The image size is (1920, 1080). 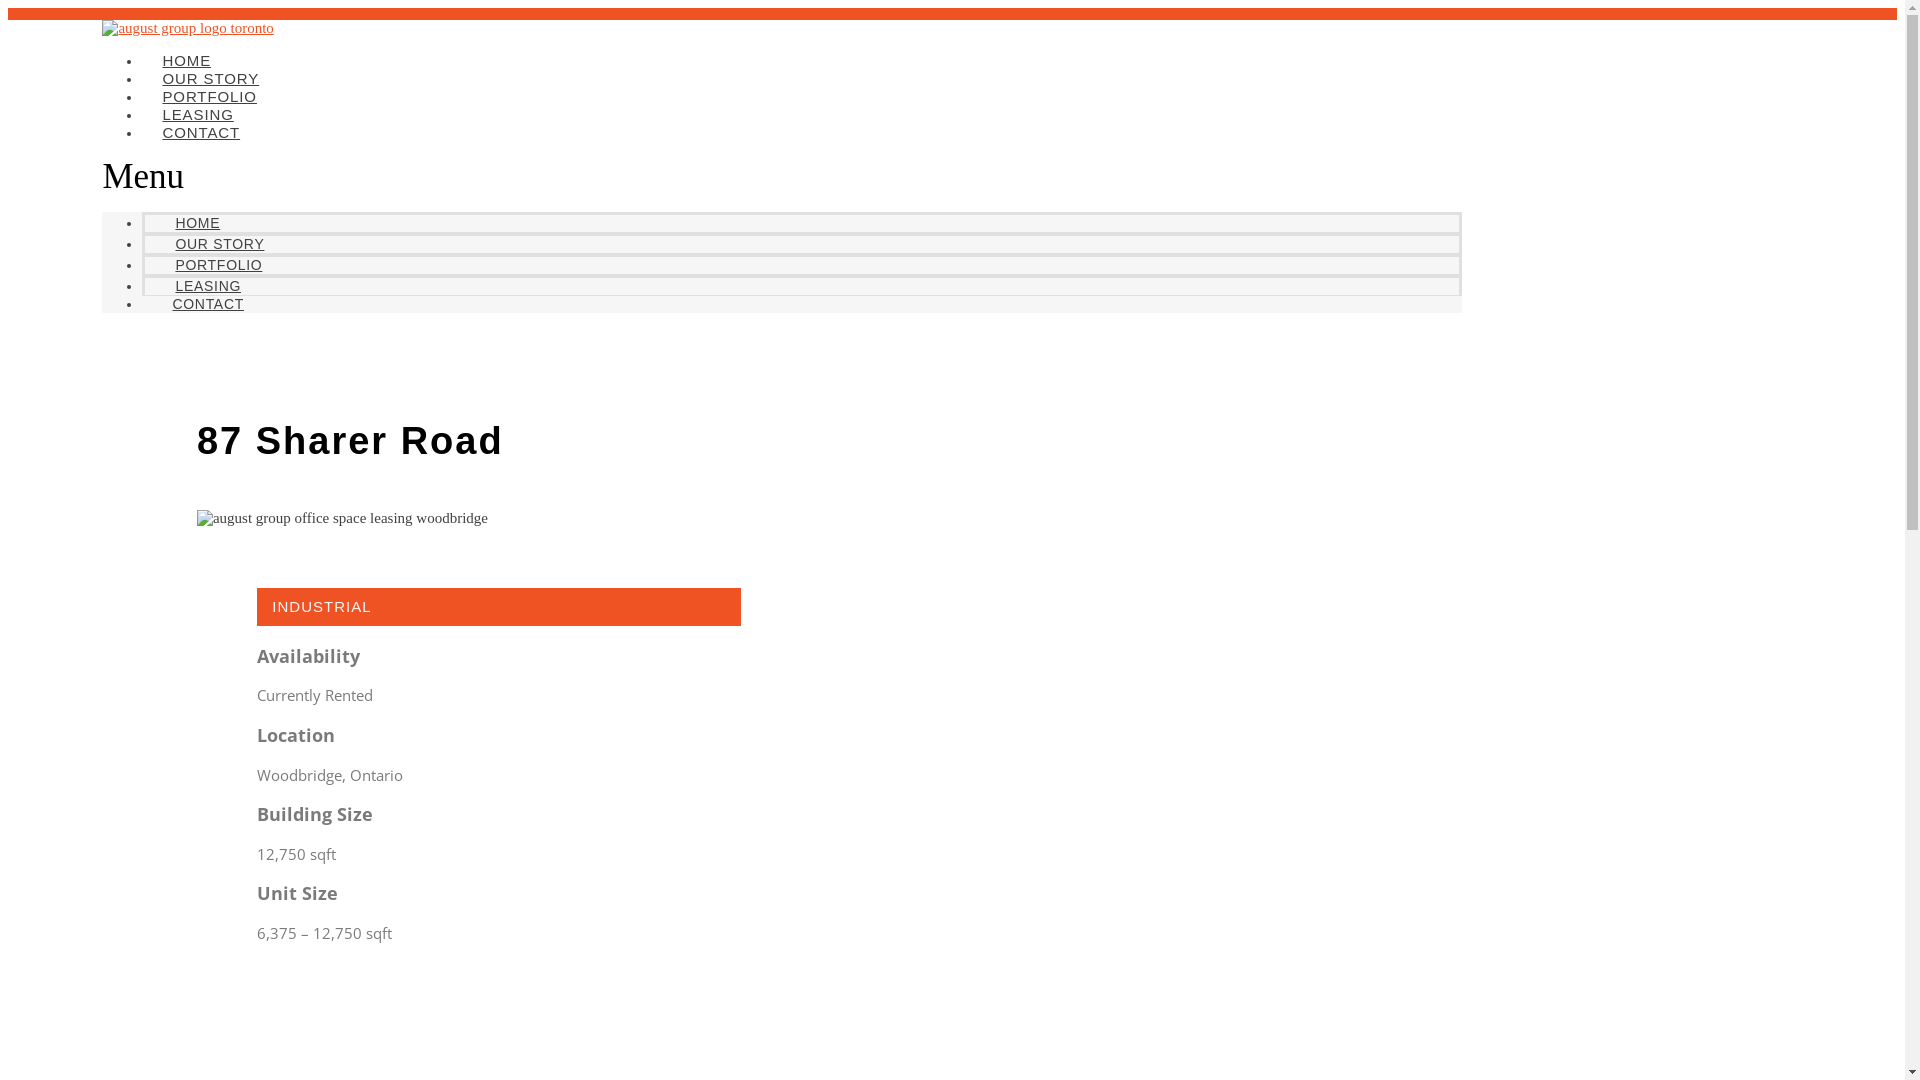 I want to click on 'OUR STORY', so click(x=210, y=77).